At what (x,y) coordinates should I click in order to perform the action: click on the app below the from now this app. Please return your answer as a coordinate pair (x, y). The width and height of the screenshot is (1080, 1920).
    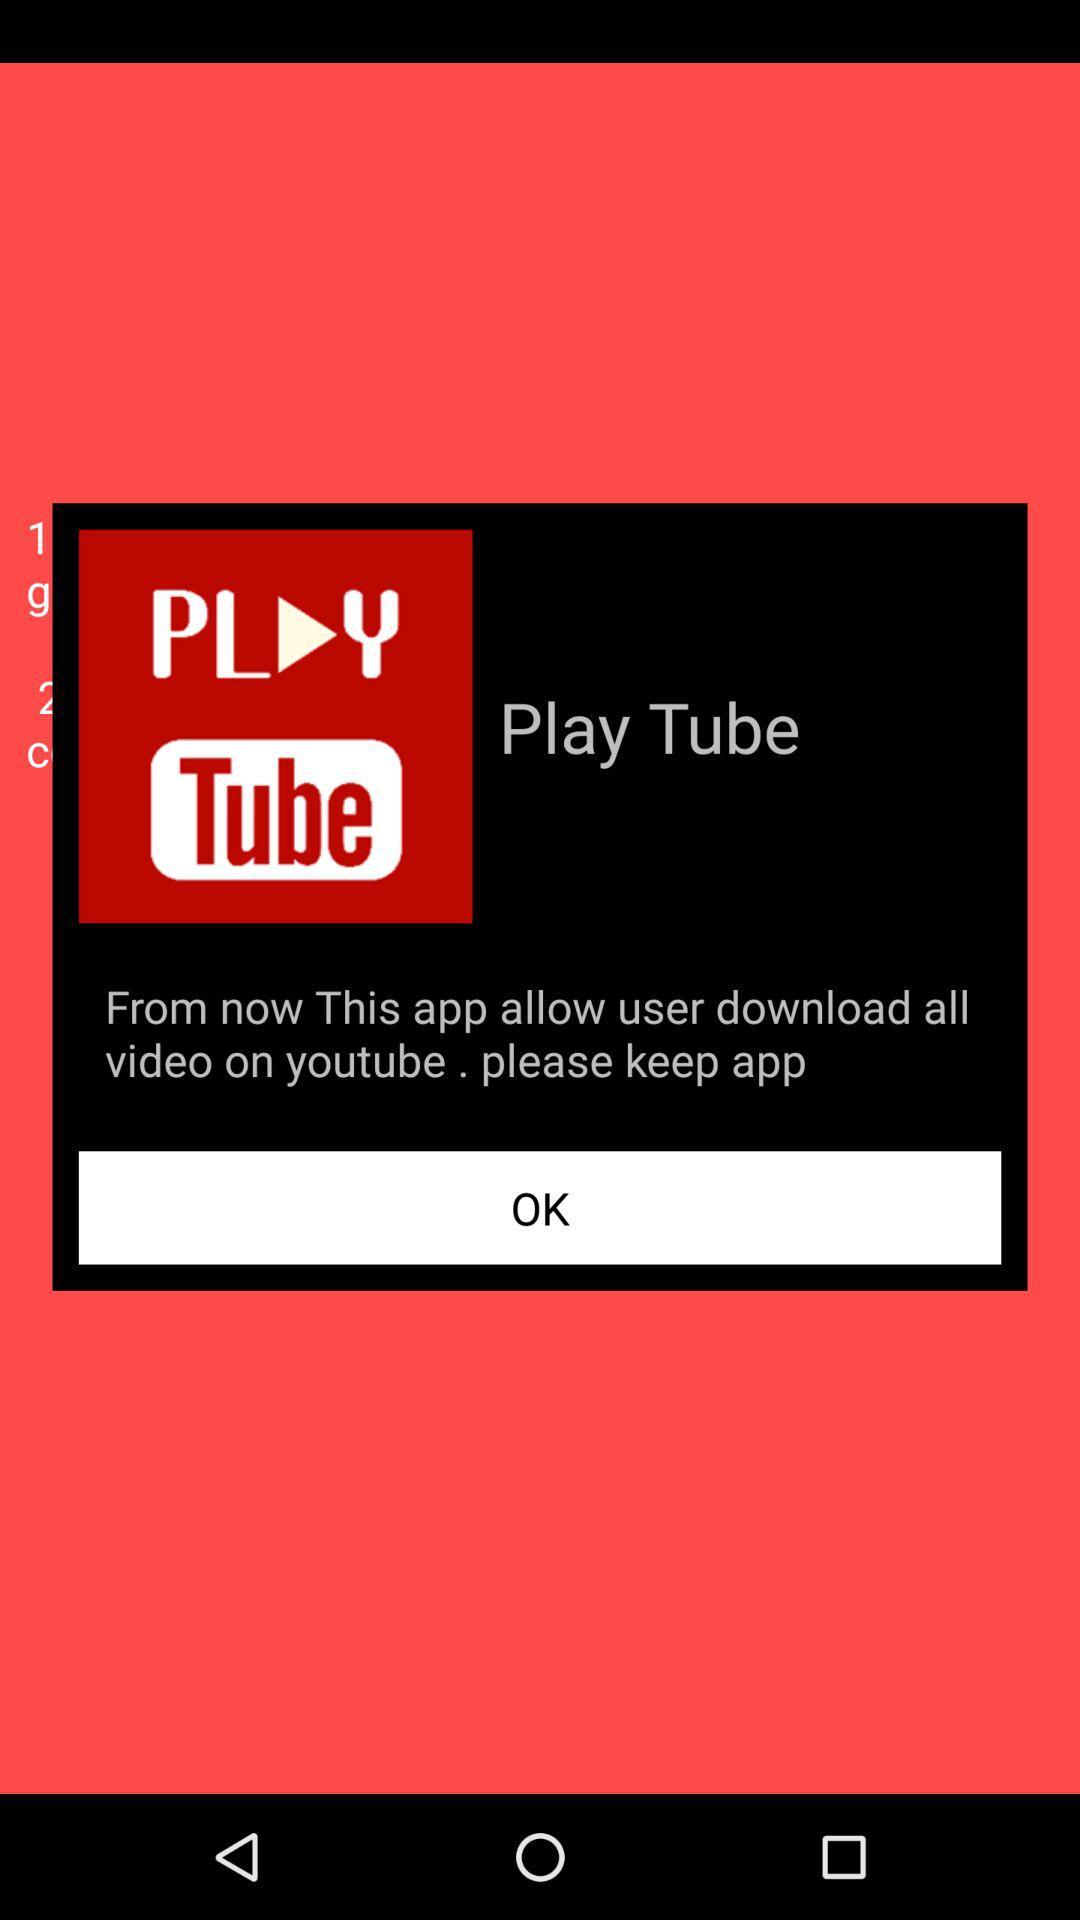
    Looking at the image, I should click on (540, 1206).